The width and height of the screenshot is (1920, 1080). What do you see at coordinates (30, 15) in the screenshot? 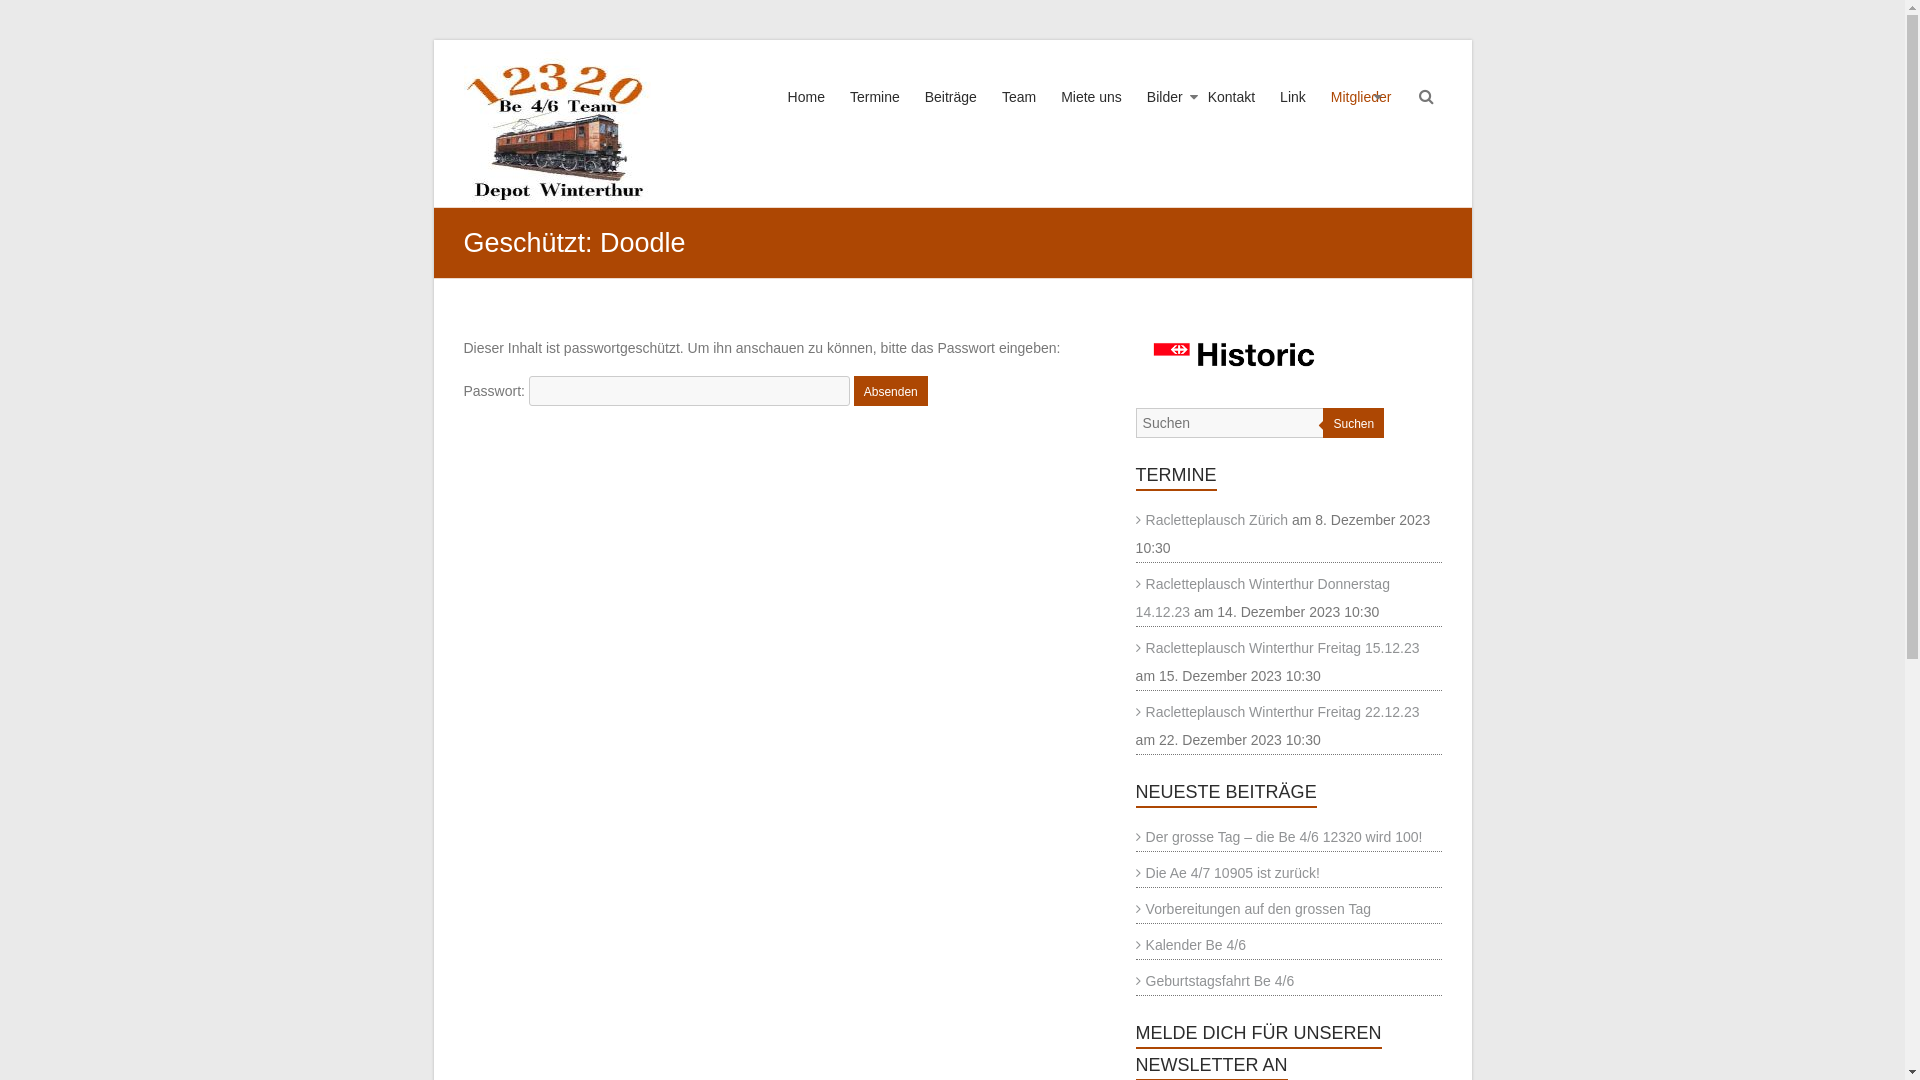
I see `'Suchen'` at bounding box center [30, 15].